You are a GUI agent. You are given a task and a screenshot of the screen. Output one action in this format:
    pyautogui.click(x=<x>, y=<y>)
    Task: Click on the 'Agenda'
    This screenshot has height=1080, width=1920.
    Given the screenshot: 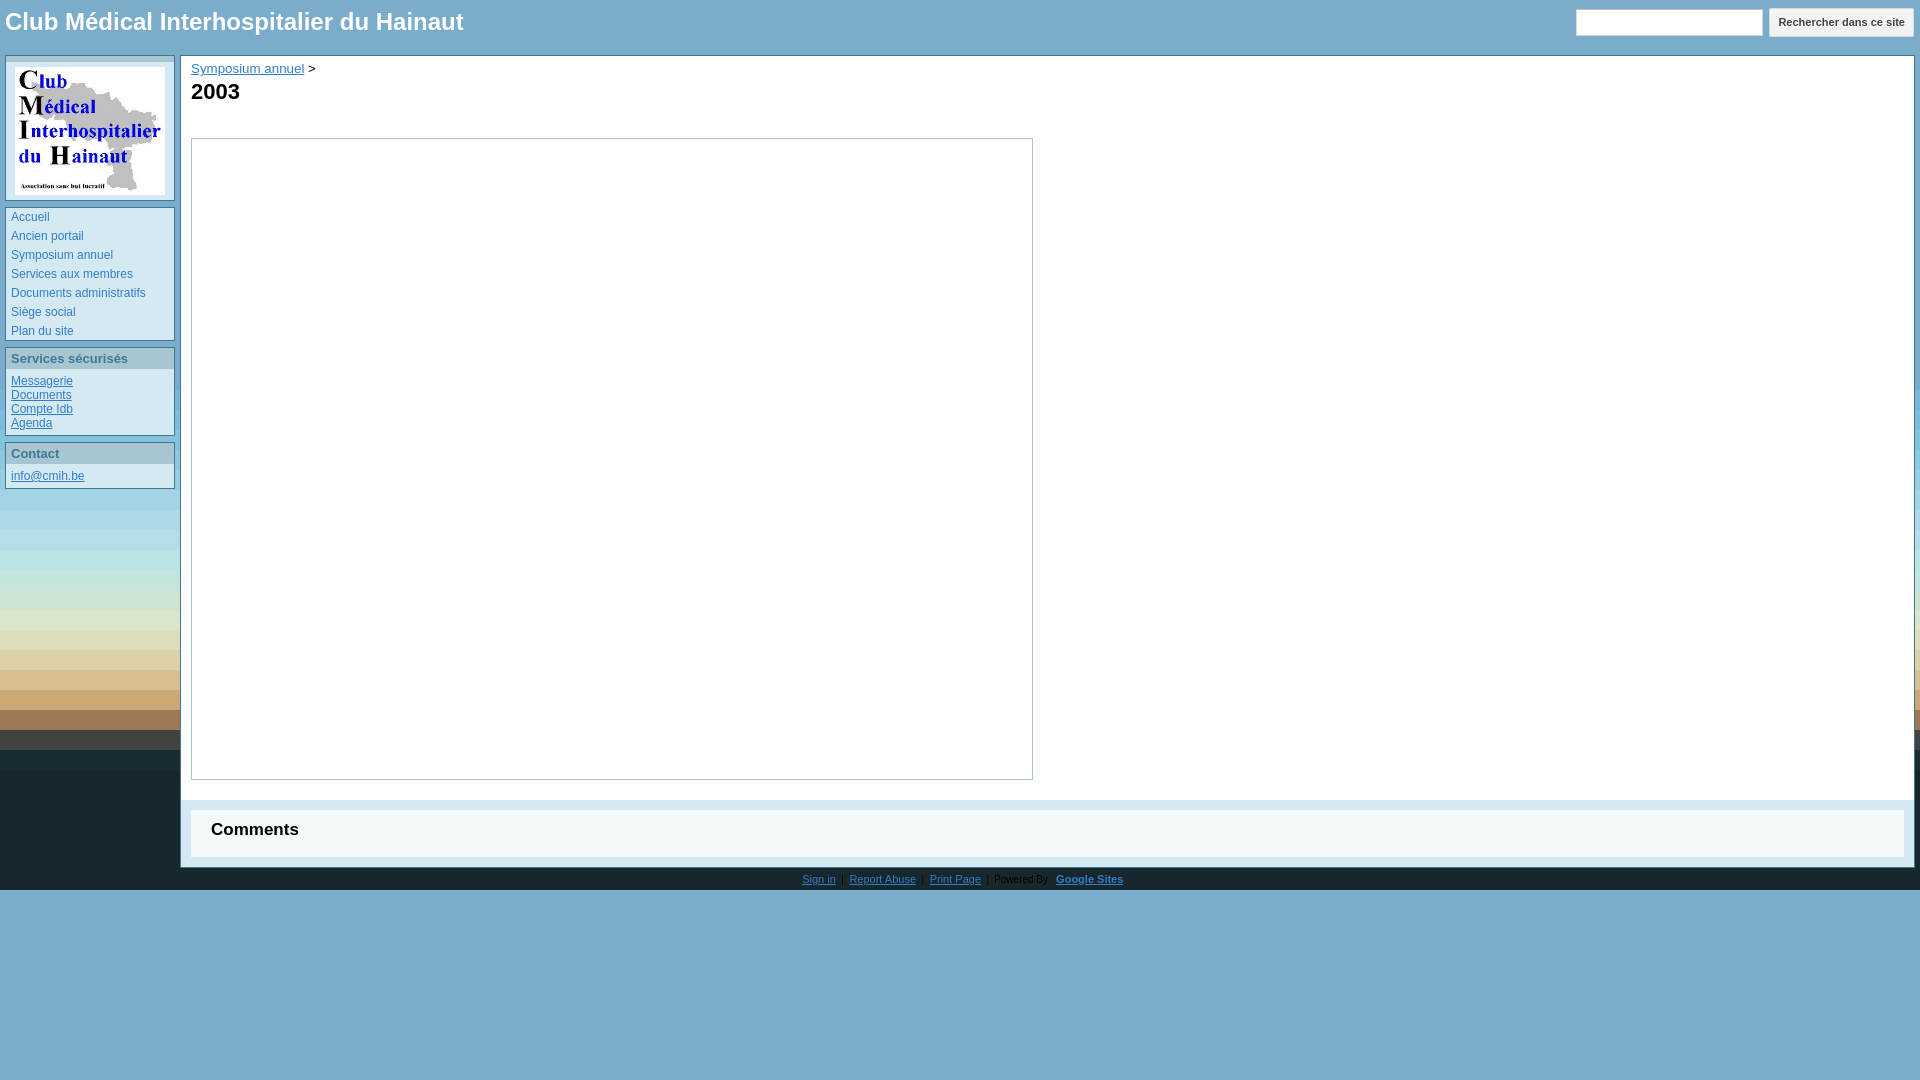 What is the action you would take?
    pyautogui.click(x=31, y=422)
    